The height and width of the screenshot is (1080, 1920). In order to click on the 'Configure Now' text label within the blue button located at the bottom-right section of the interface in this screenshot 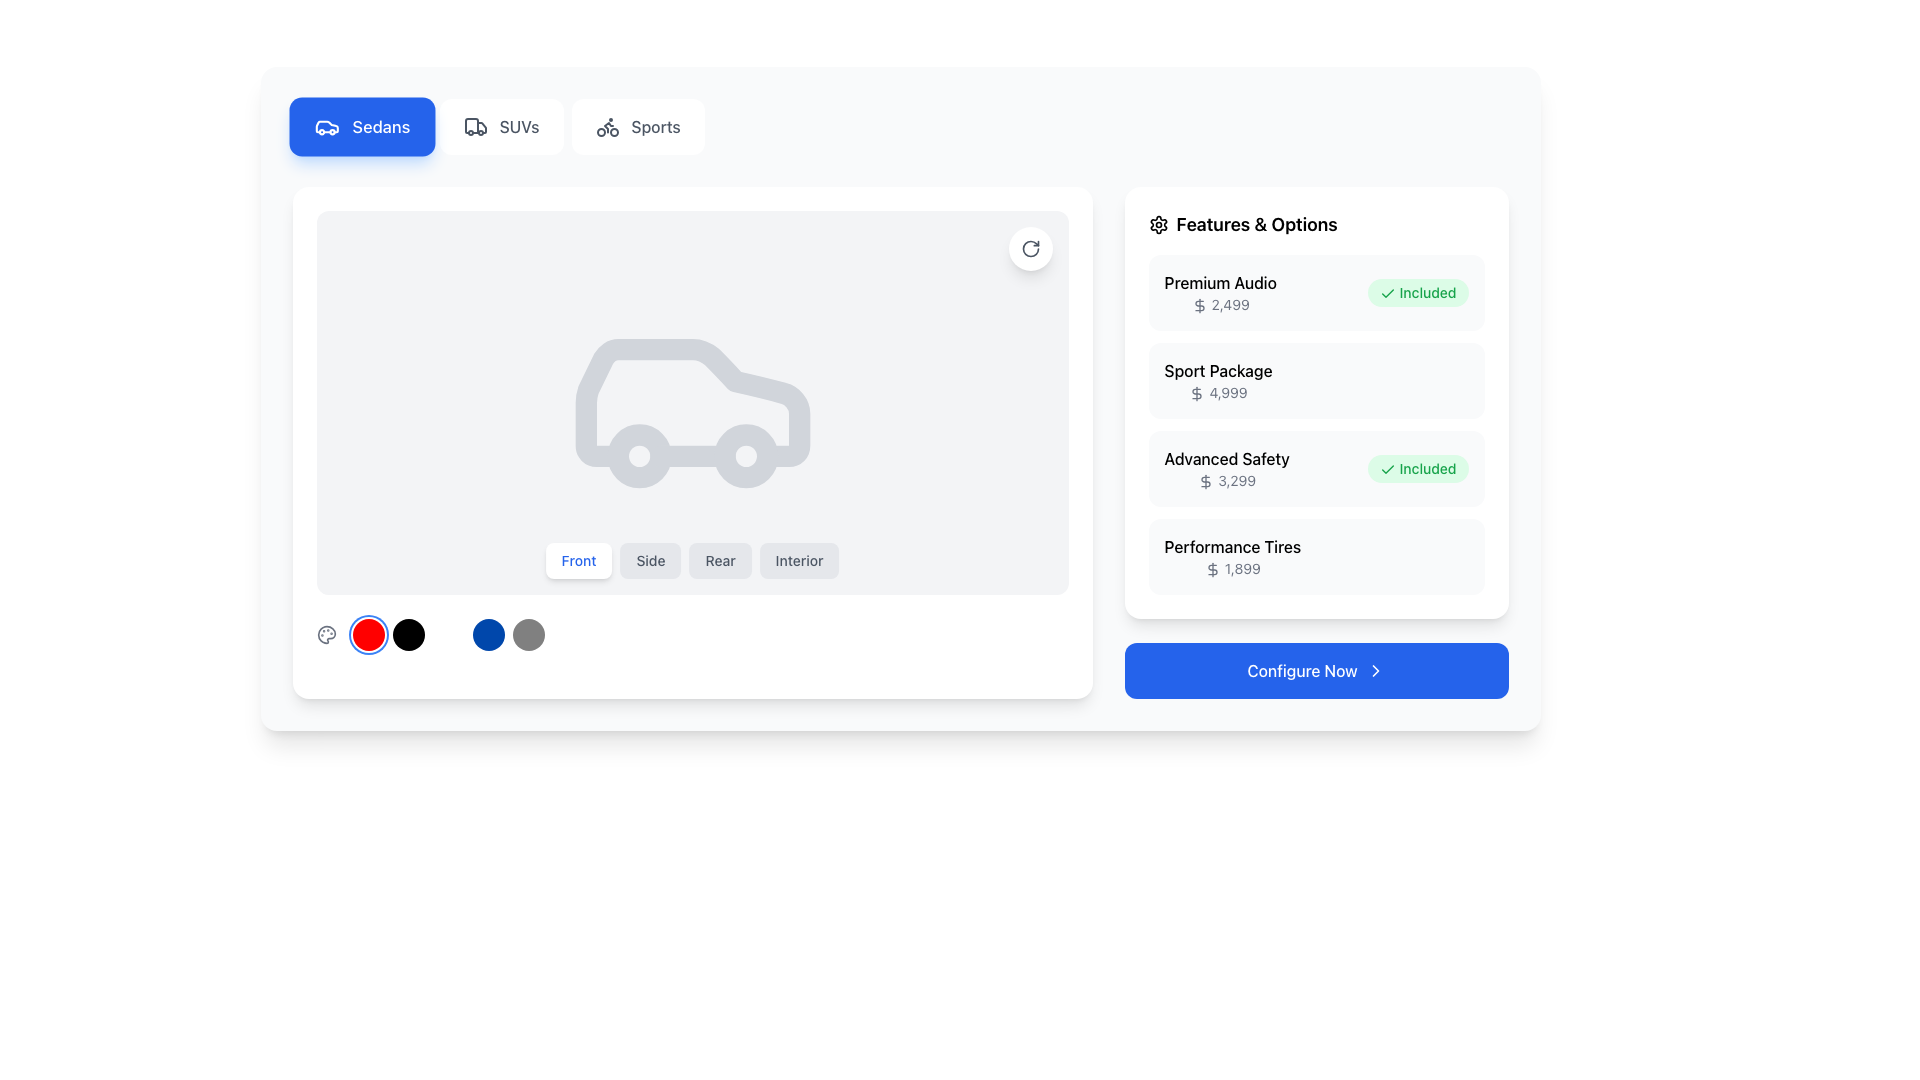, I will do `click(1302, 671)`.